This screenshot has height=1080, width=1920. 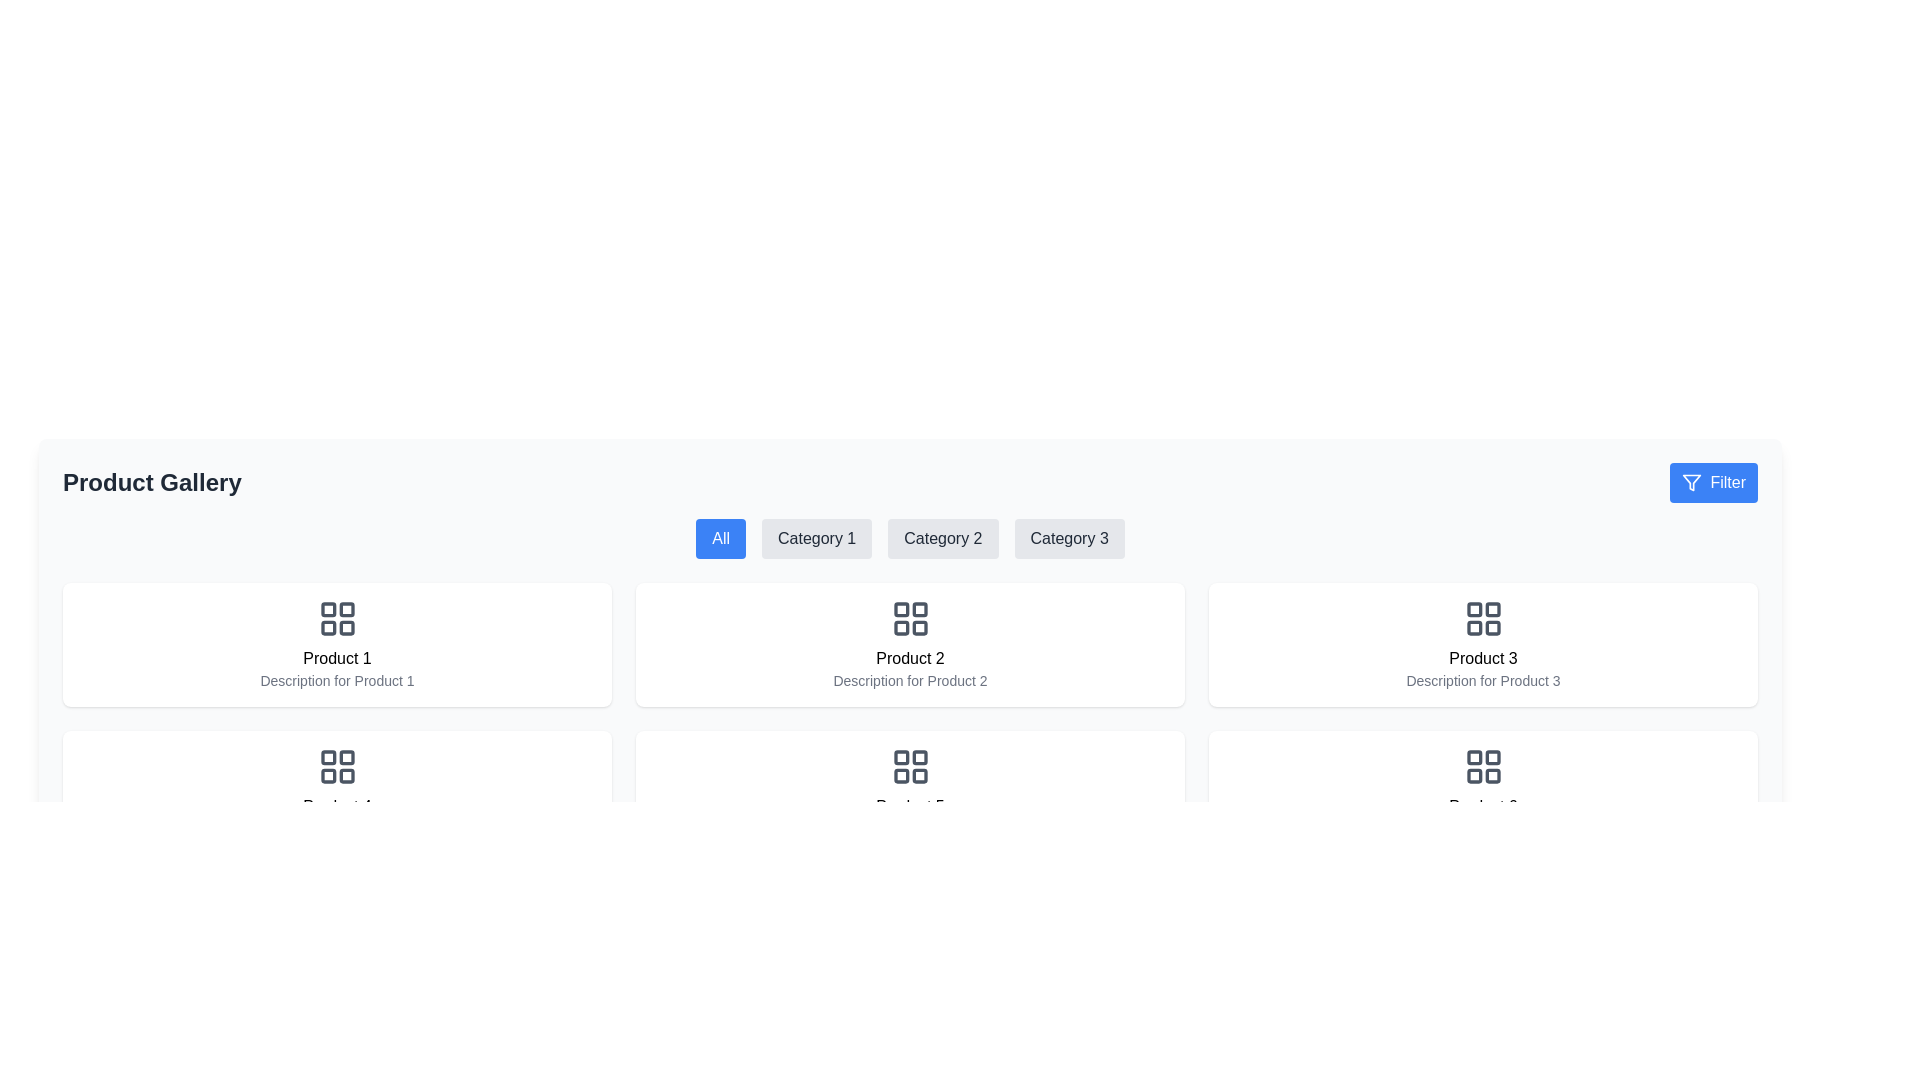 I want to click on the Decorative square icon, which is the first item in the 2x2 grid layout above the text 'Product 1' on the first card in the product gallery, so click(x=328, y=608).